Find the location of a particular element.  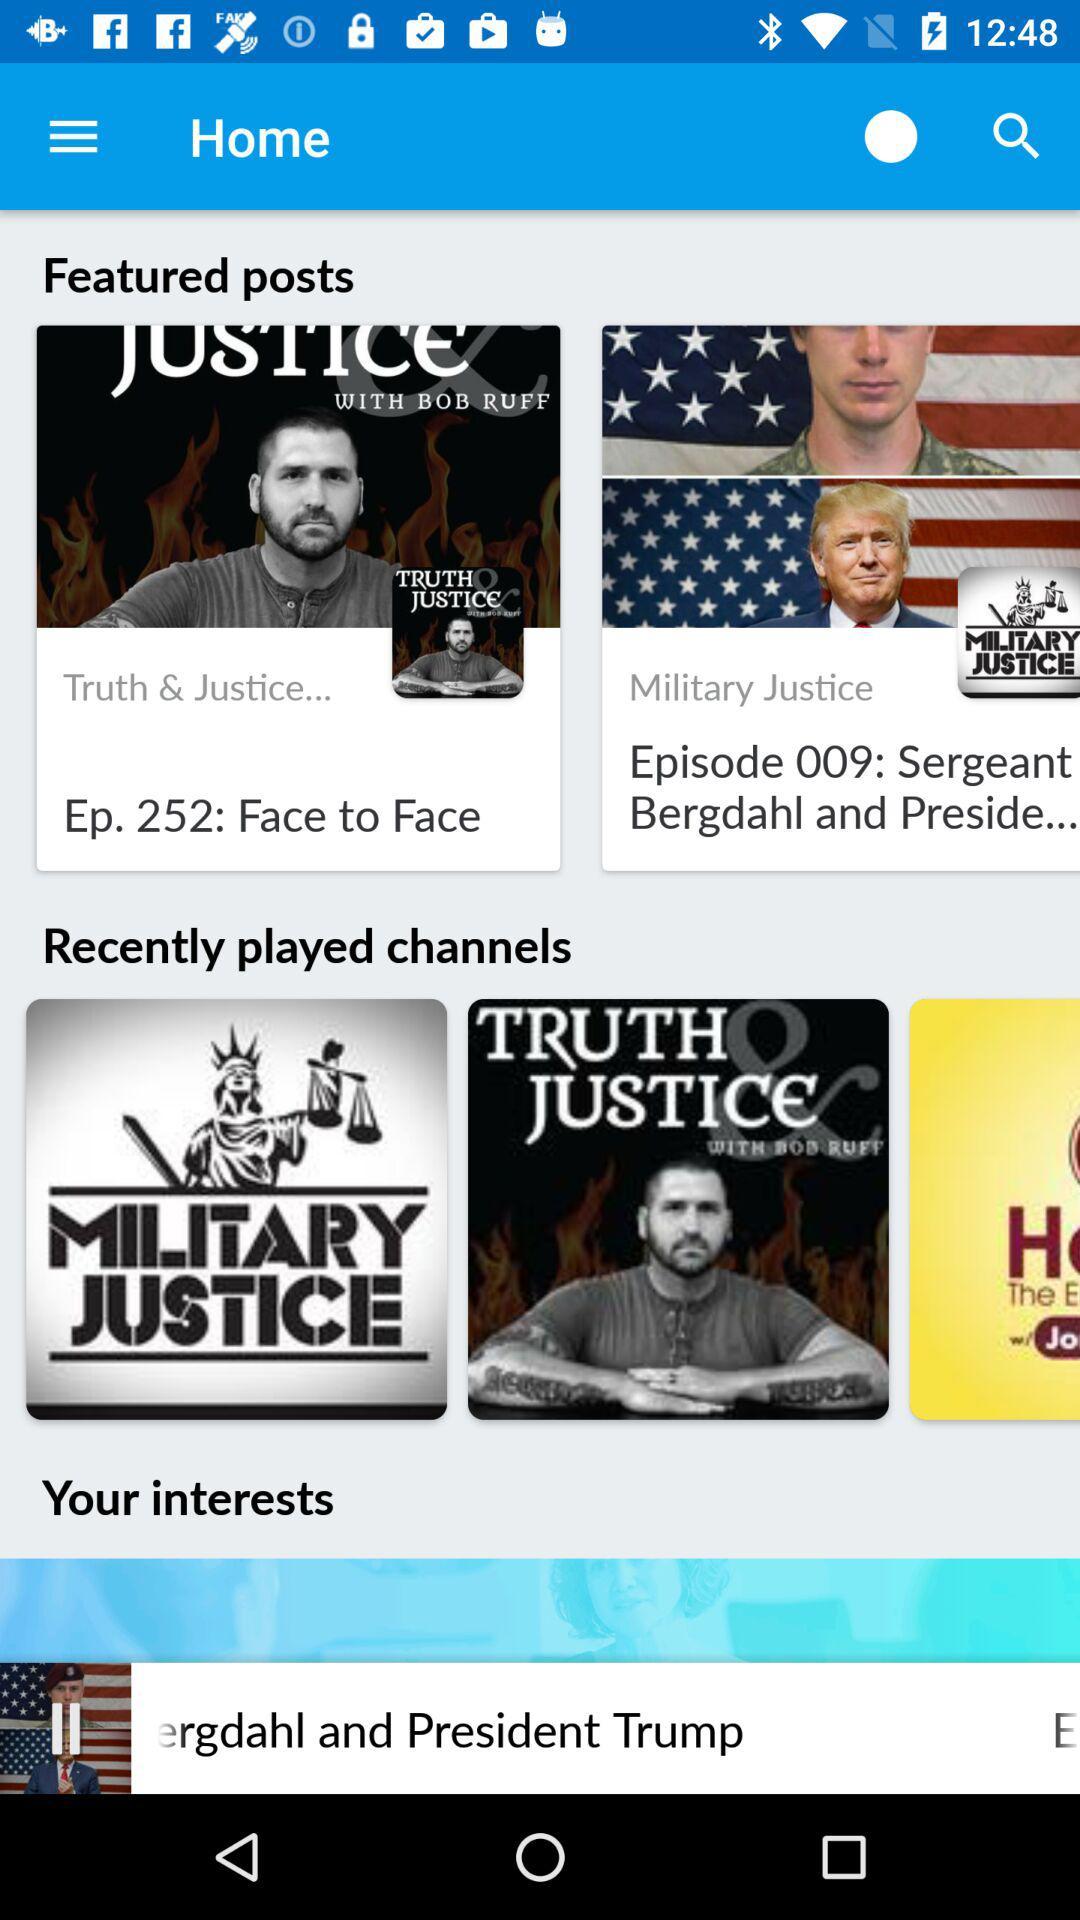

the item above the featured posts item is located at coordinates (890, 135).